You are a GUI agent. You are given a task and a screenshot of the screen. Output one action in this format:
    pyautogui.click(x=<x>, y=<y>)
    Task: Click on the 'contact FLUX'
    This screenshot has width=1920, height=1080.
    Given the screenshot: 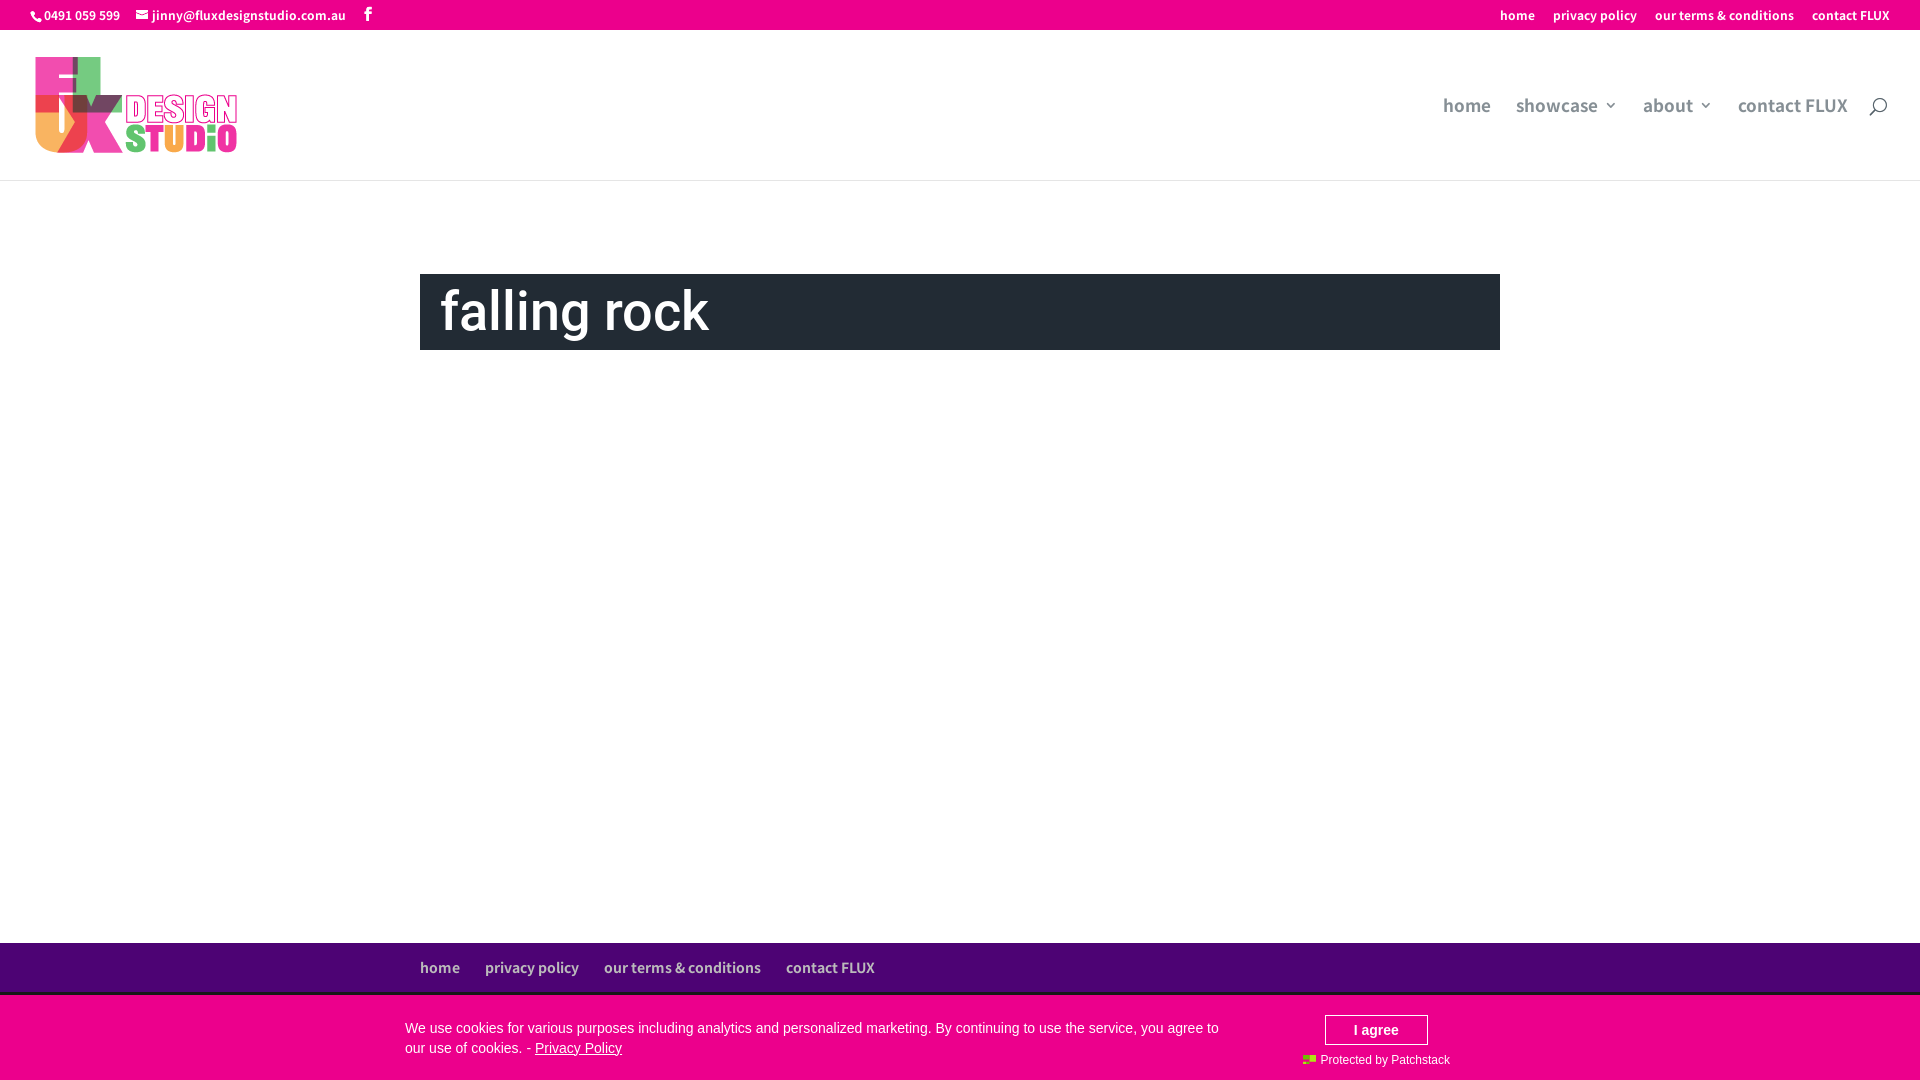 What is the action you would take?
    pyautogui.click(x=1850, y=19)
    